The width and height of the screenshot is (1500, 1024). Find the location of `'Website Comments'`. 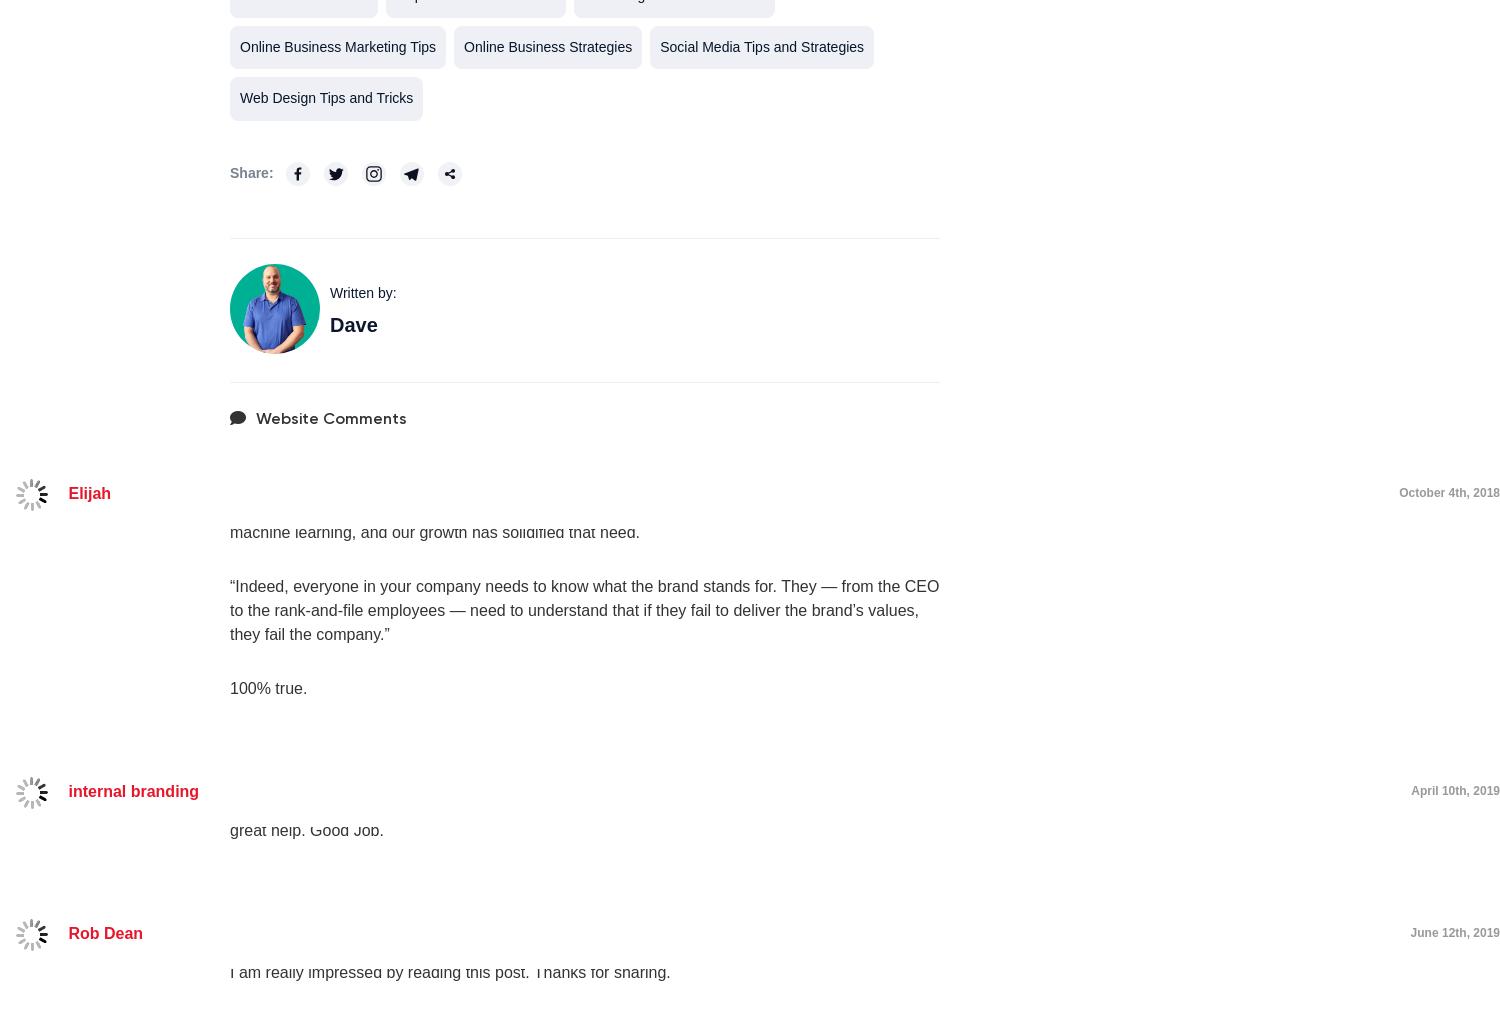

'Website Comments' is located at coordinates (330, 416).